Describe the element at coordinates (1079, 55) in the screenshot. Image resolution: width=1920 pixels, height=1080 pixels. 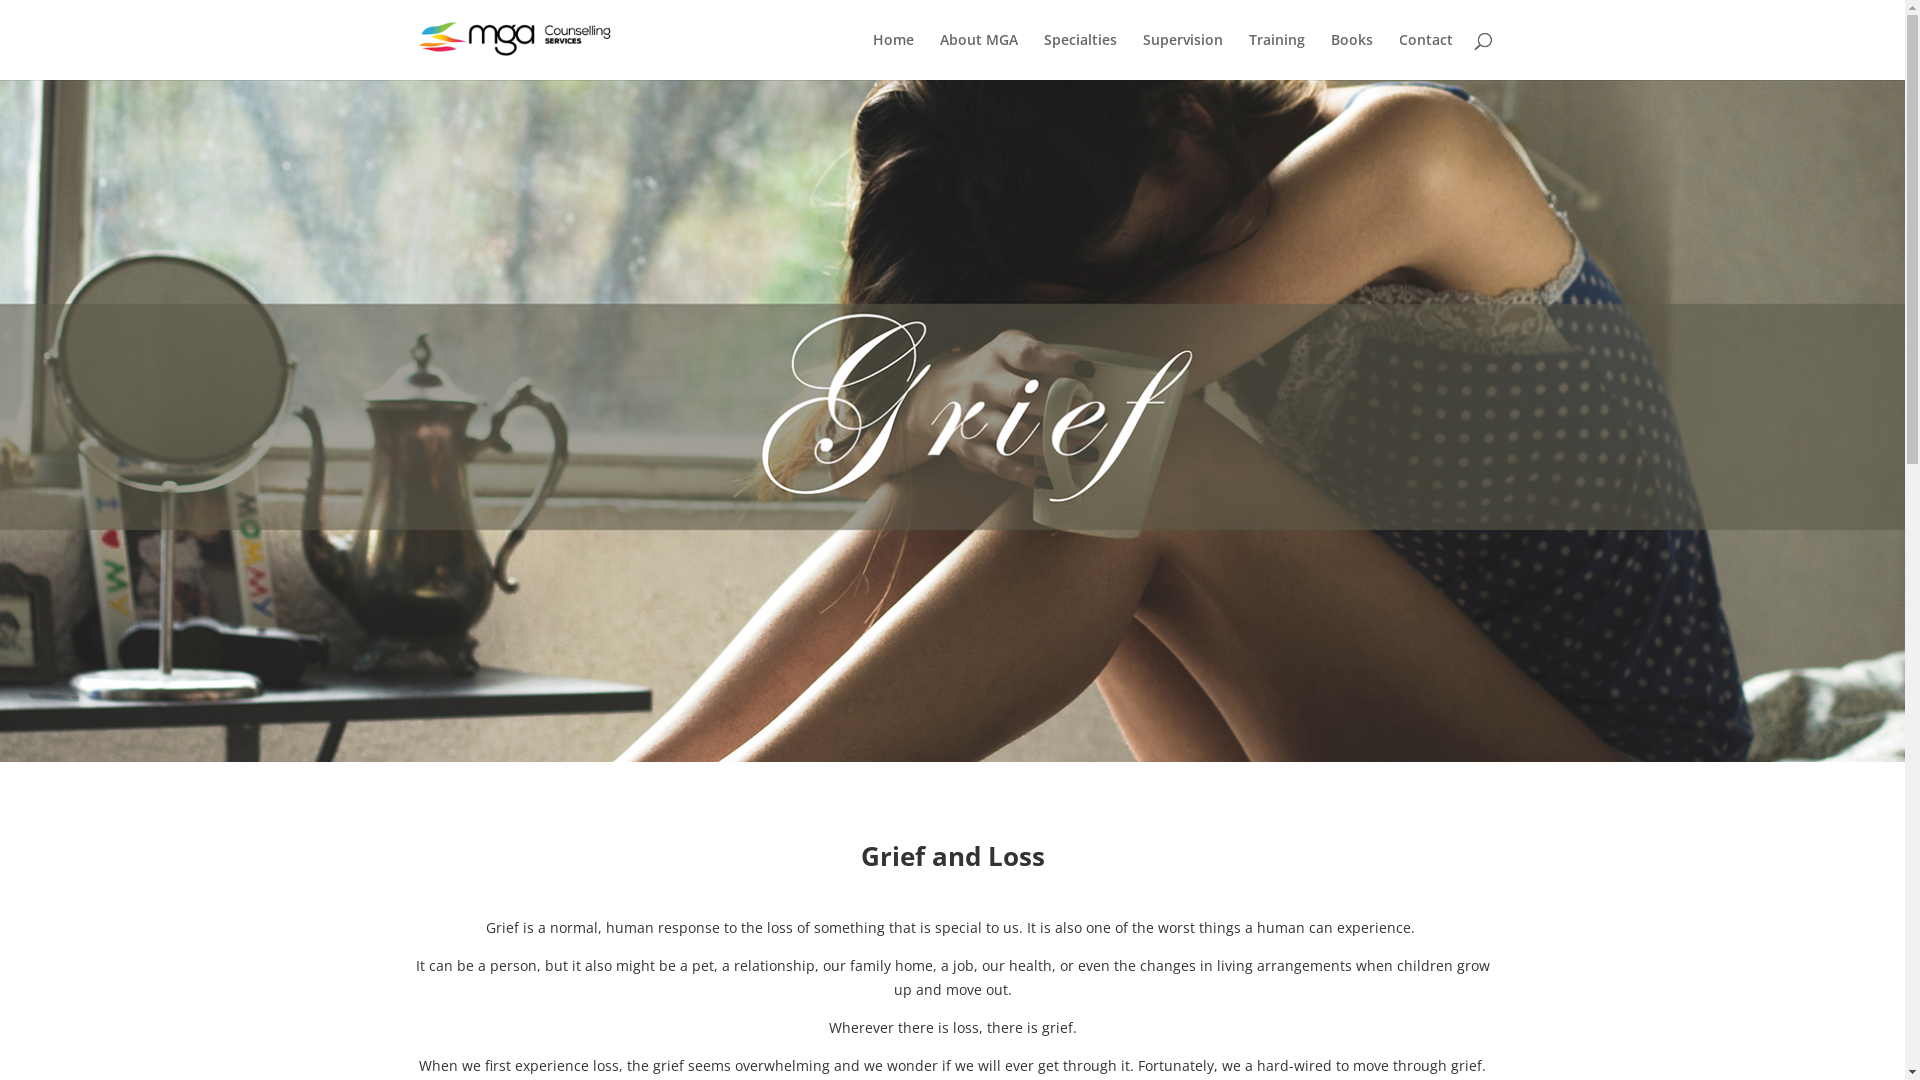
I see `'Specialties'` at that location.